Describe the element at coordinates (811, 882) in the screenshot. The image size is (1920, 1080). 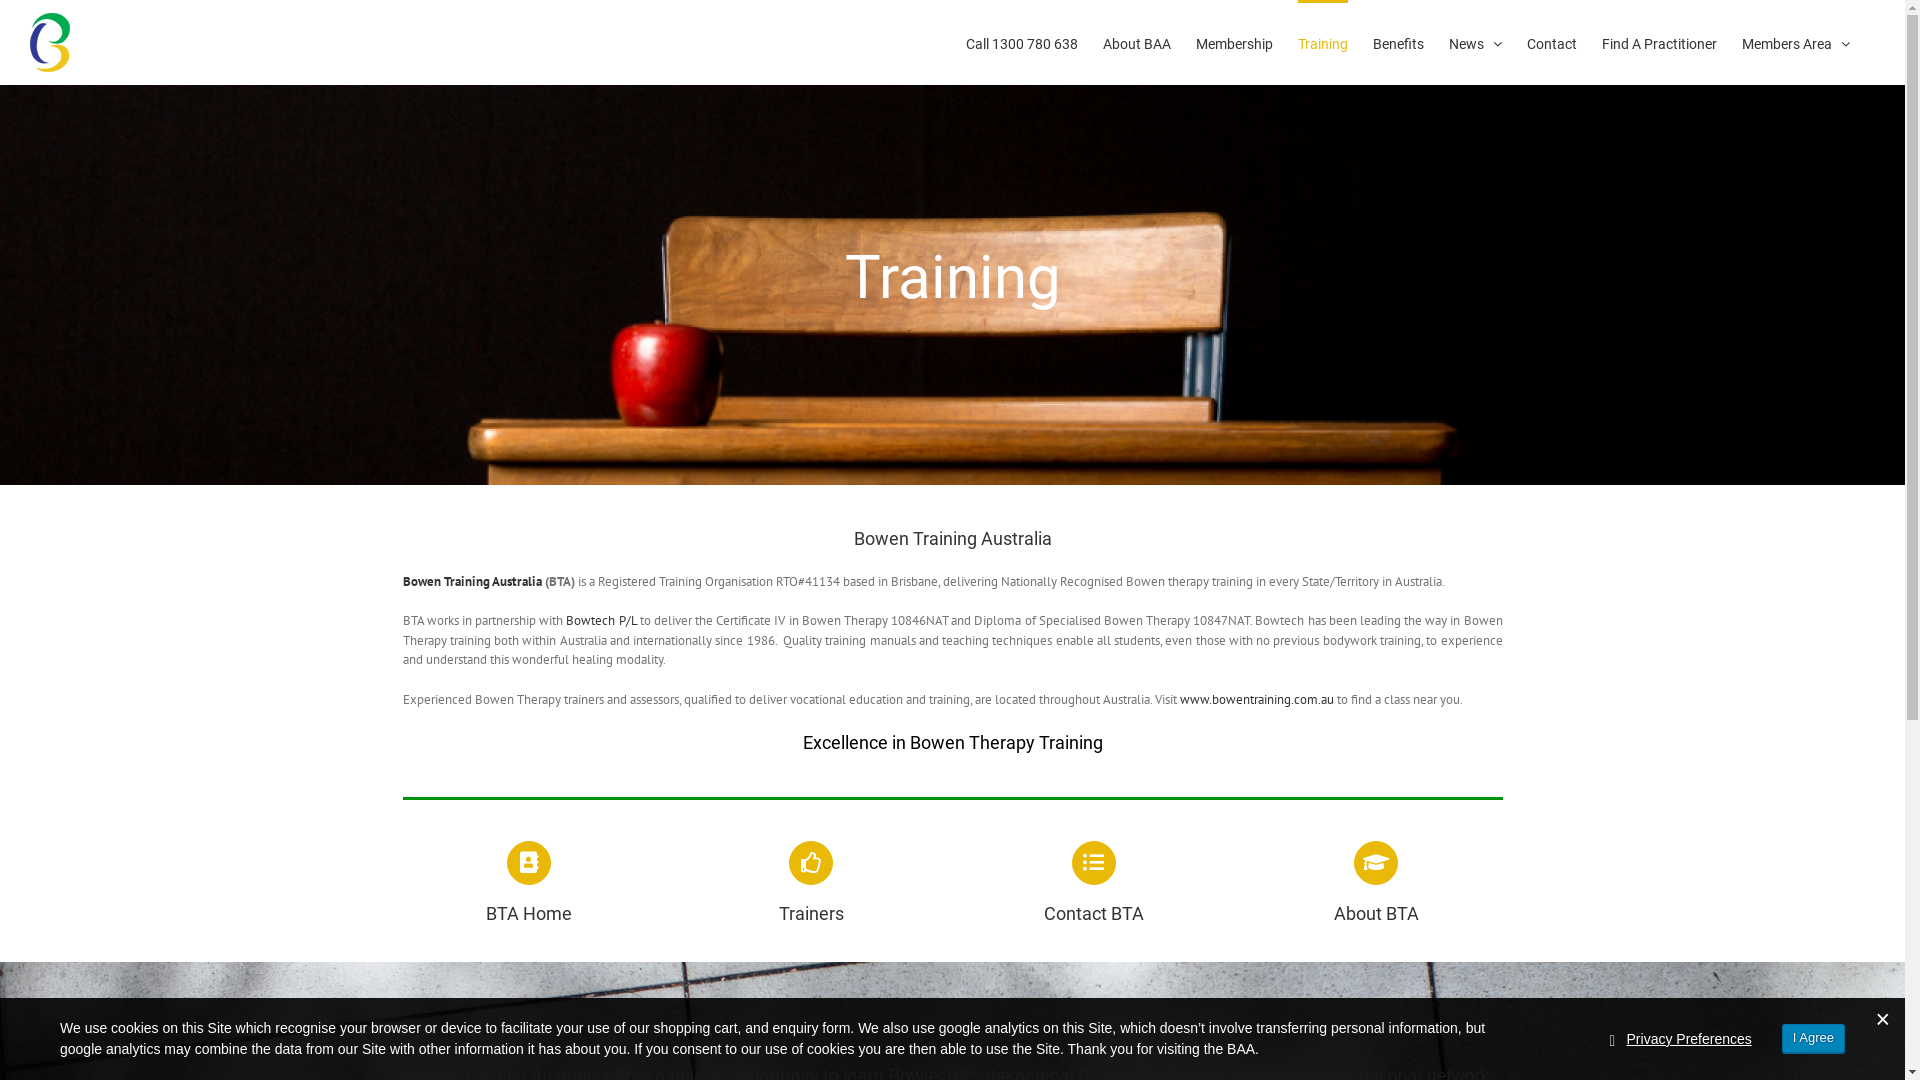
I see `'Trainers'` at that location.